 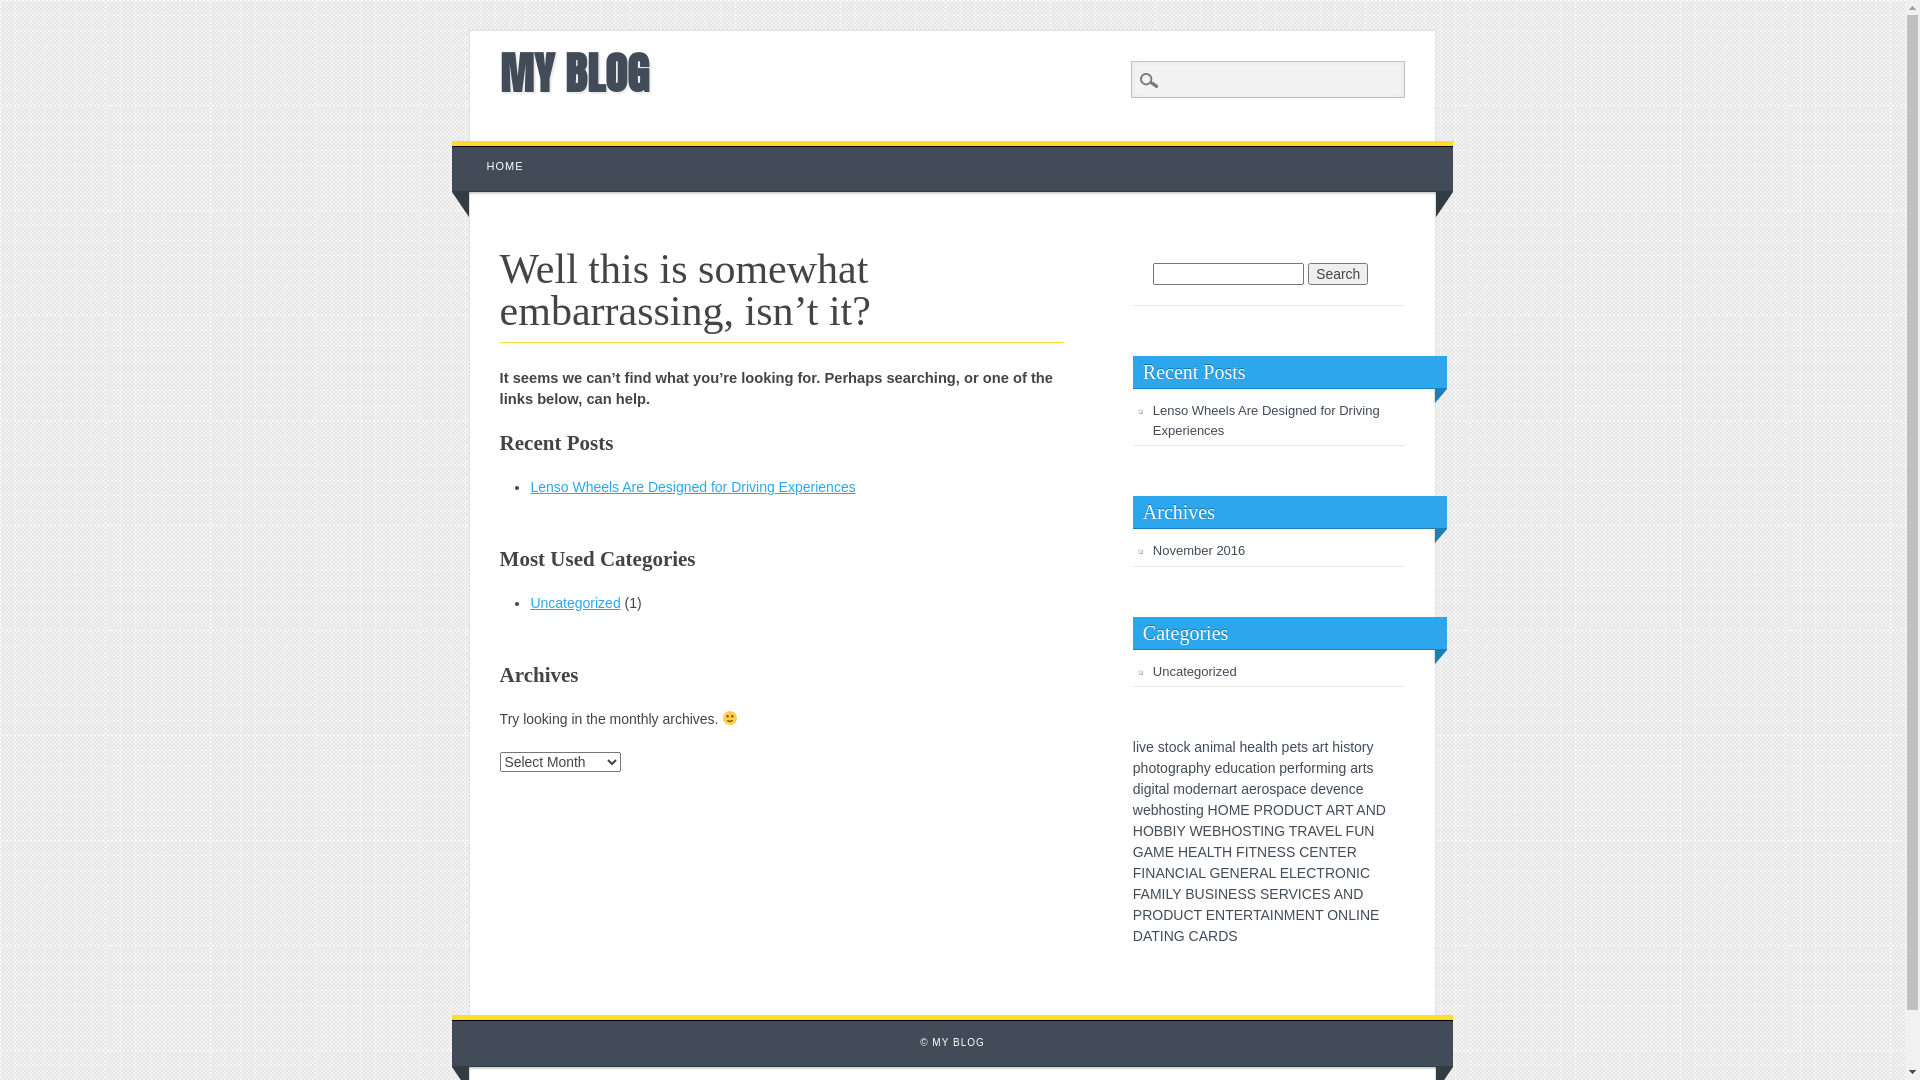 What do you see at coordinates (1343, 914) in the screenshot?
I see `'N'` at bounding box center [1343, 914].